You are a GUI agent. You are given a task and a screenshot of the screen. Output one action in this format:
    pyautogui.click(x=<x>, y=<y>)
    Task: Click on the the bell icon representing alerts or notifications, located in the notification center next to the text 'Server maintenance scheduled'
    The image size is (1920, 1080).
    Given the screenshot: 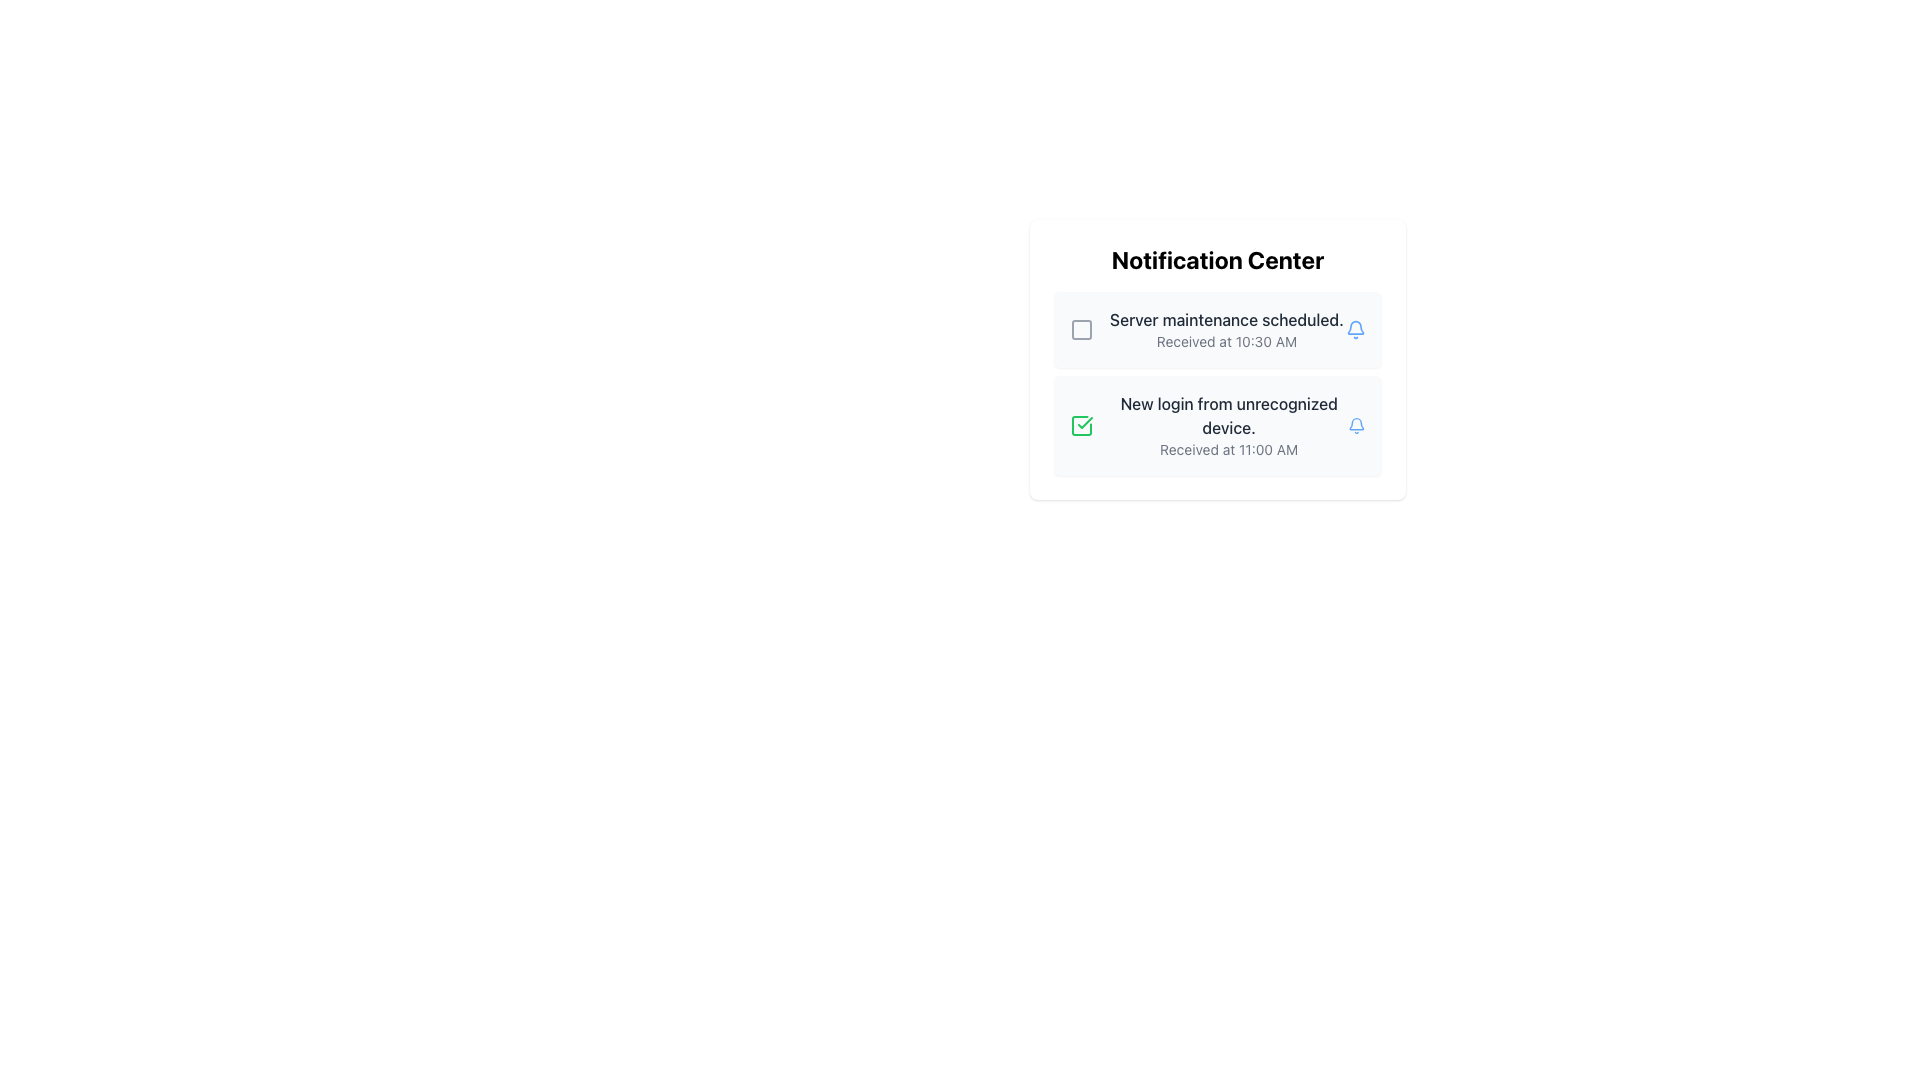 What is the action you would take?
    pyautogui.click(x=1356, y=326)
    